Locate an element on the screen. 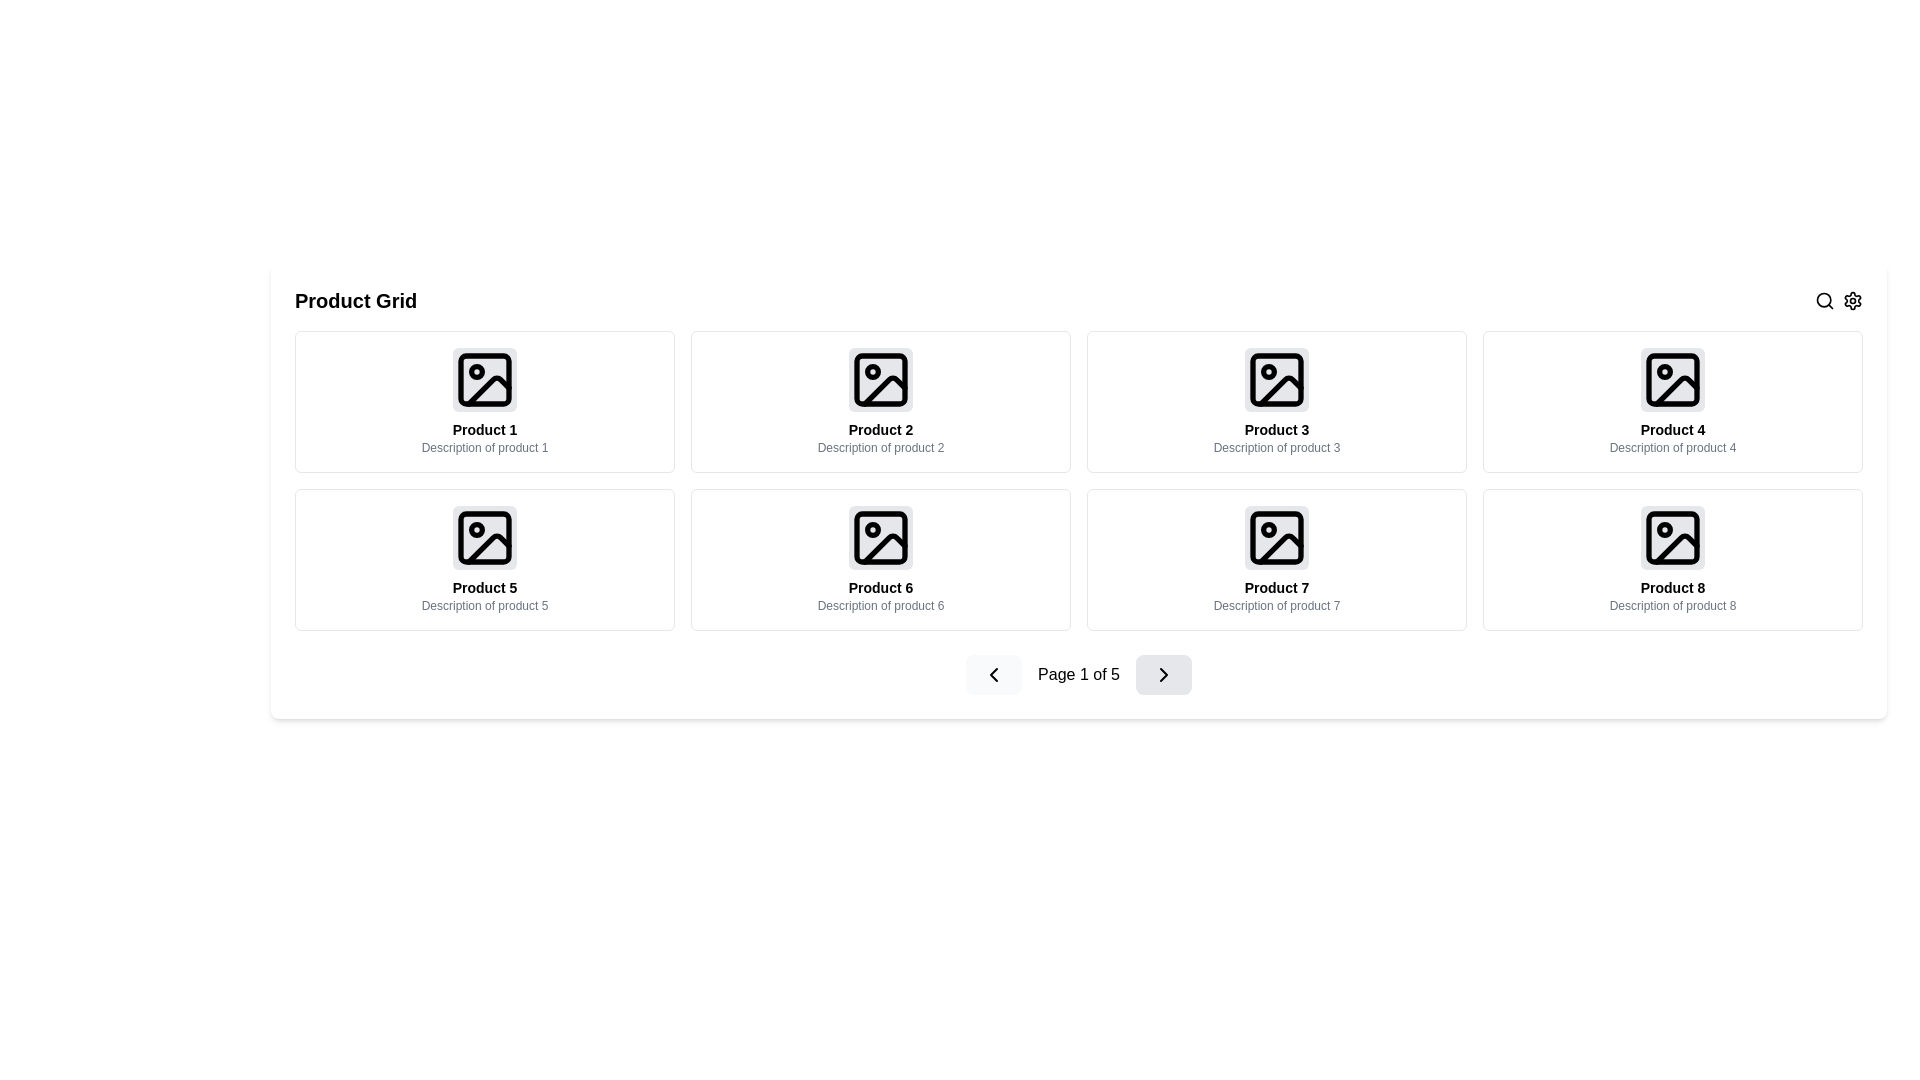 This screenshot has height=1080, width=1920. the text element that provides a short description related to 'Product 7', positioned directly below the 'Product 7' header is located at coordinates (1275, 604).